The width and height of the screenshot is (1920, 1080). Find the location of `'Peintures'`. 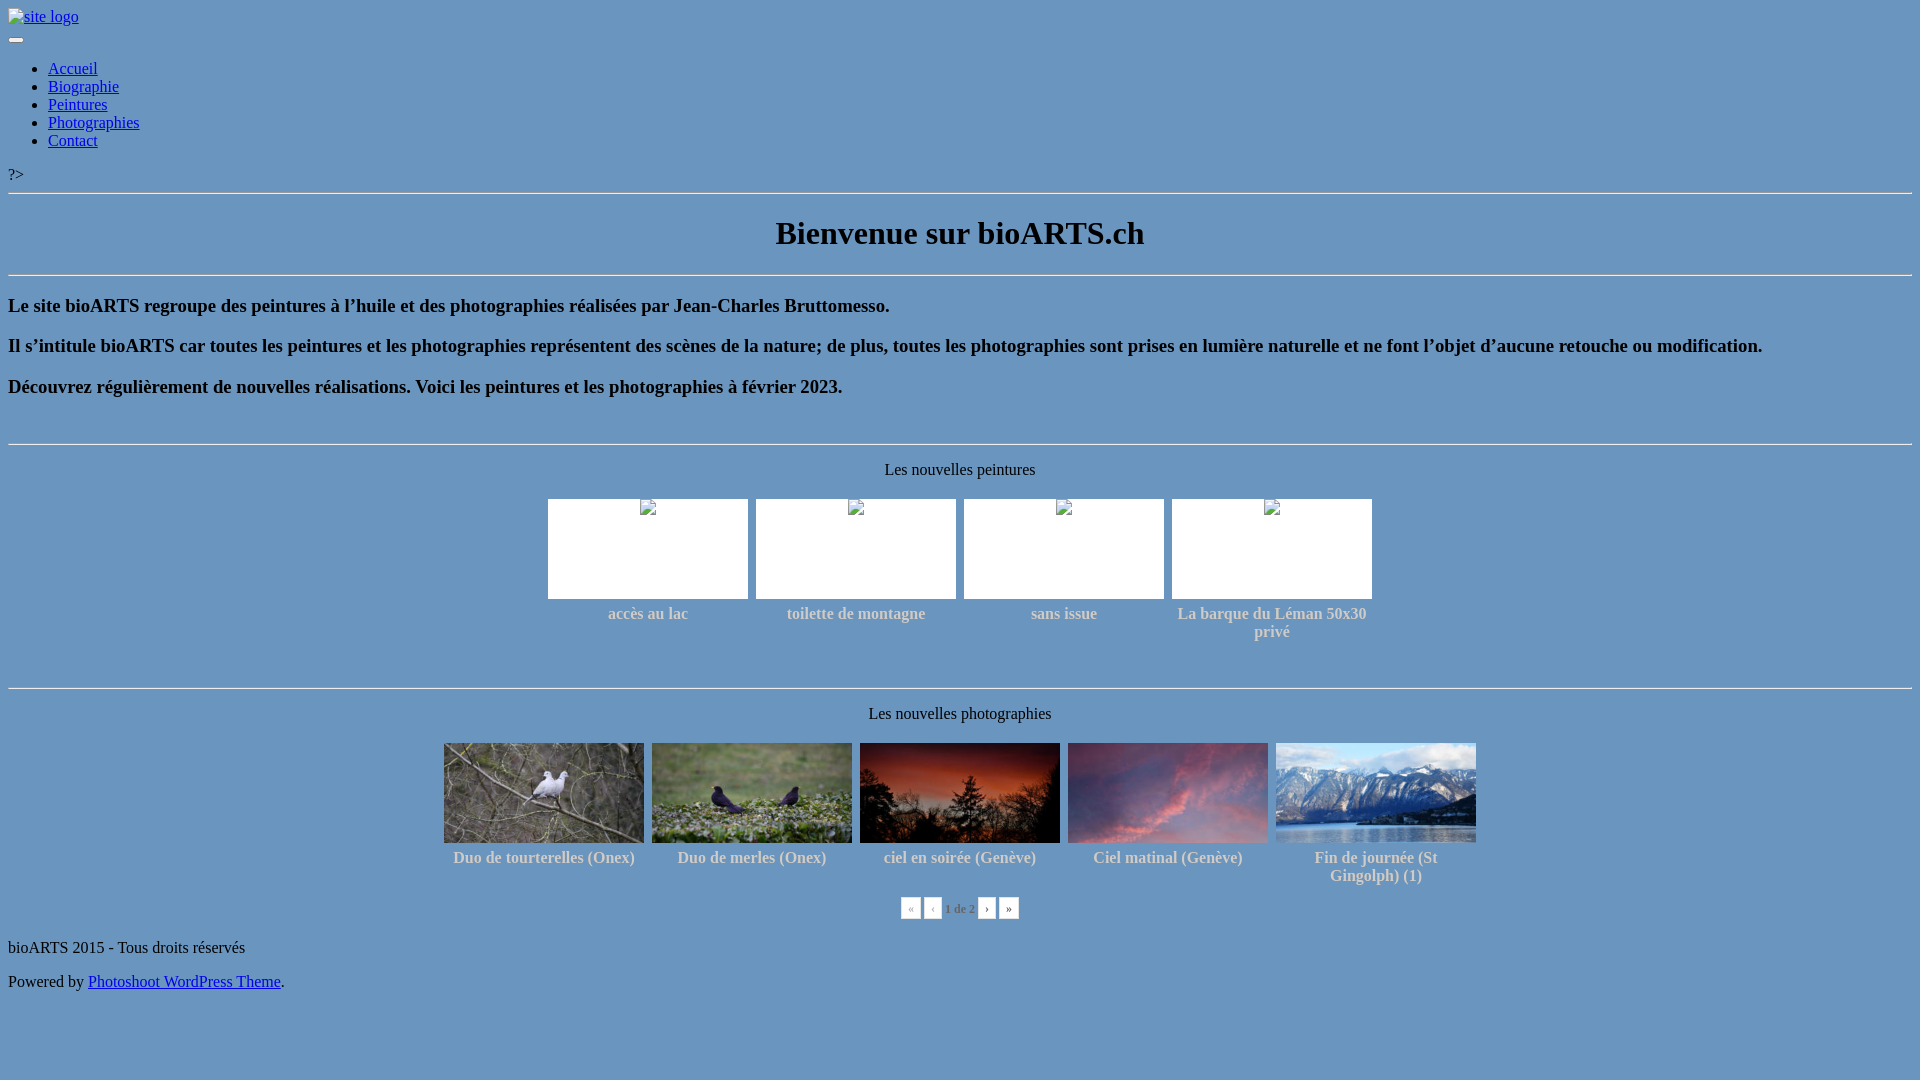

'Peintures' is located at coordinates (77, 104).